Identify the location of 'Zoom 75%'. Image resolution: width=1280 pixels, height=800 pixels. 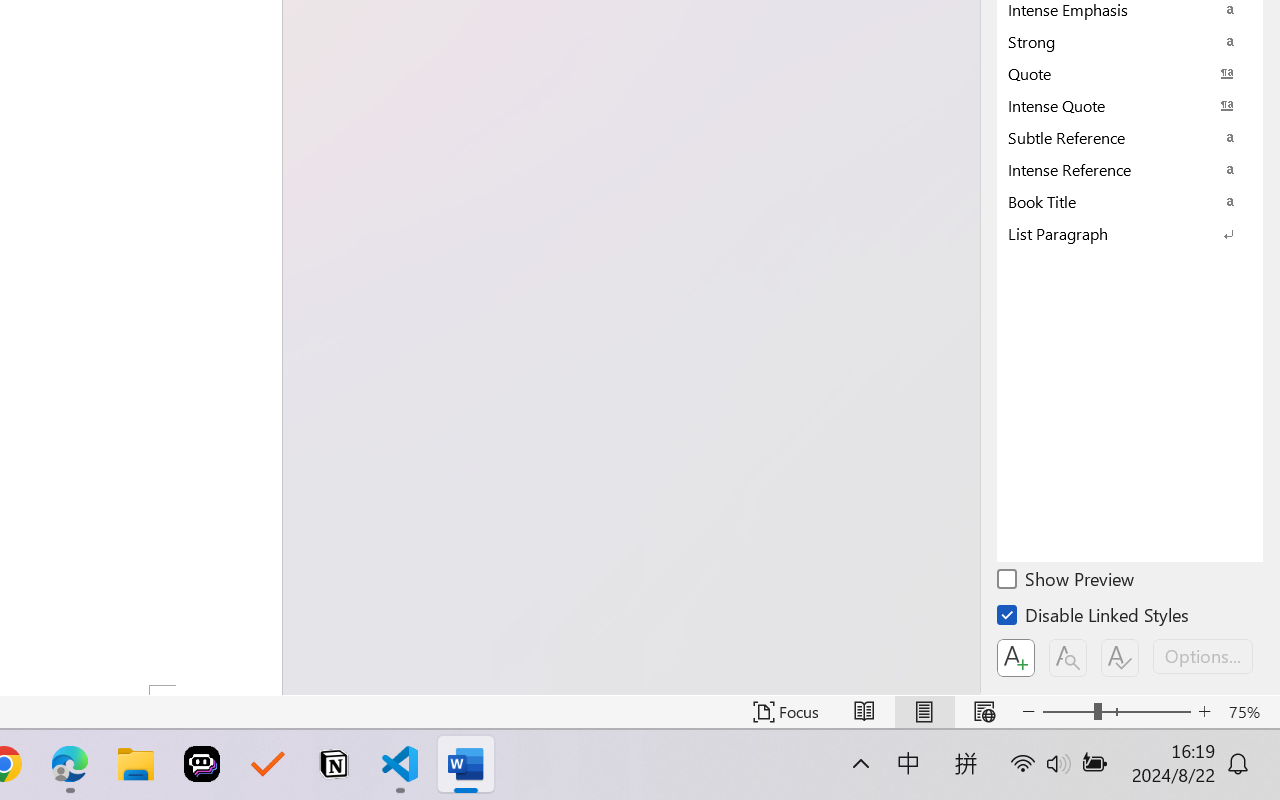
(1248, 711).